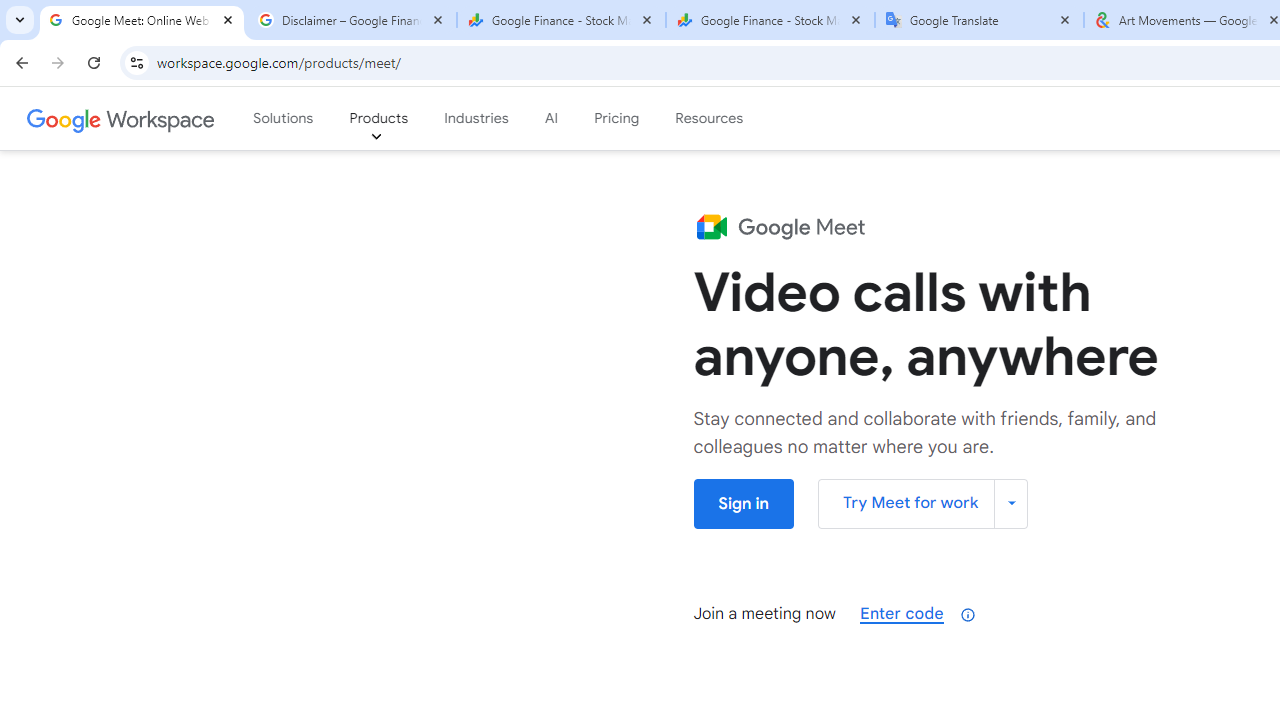 The image size is (1280, 720). What do you see at coordinates (379, 119) in the screenshot?
I see `'Products'` at bounding box center [379, 119].